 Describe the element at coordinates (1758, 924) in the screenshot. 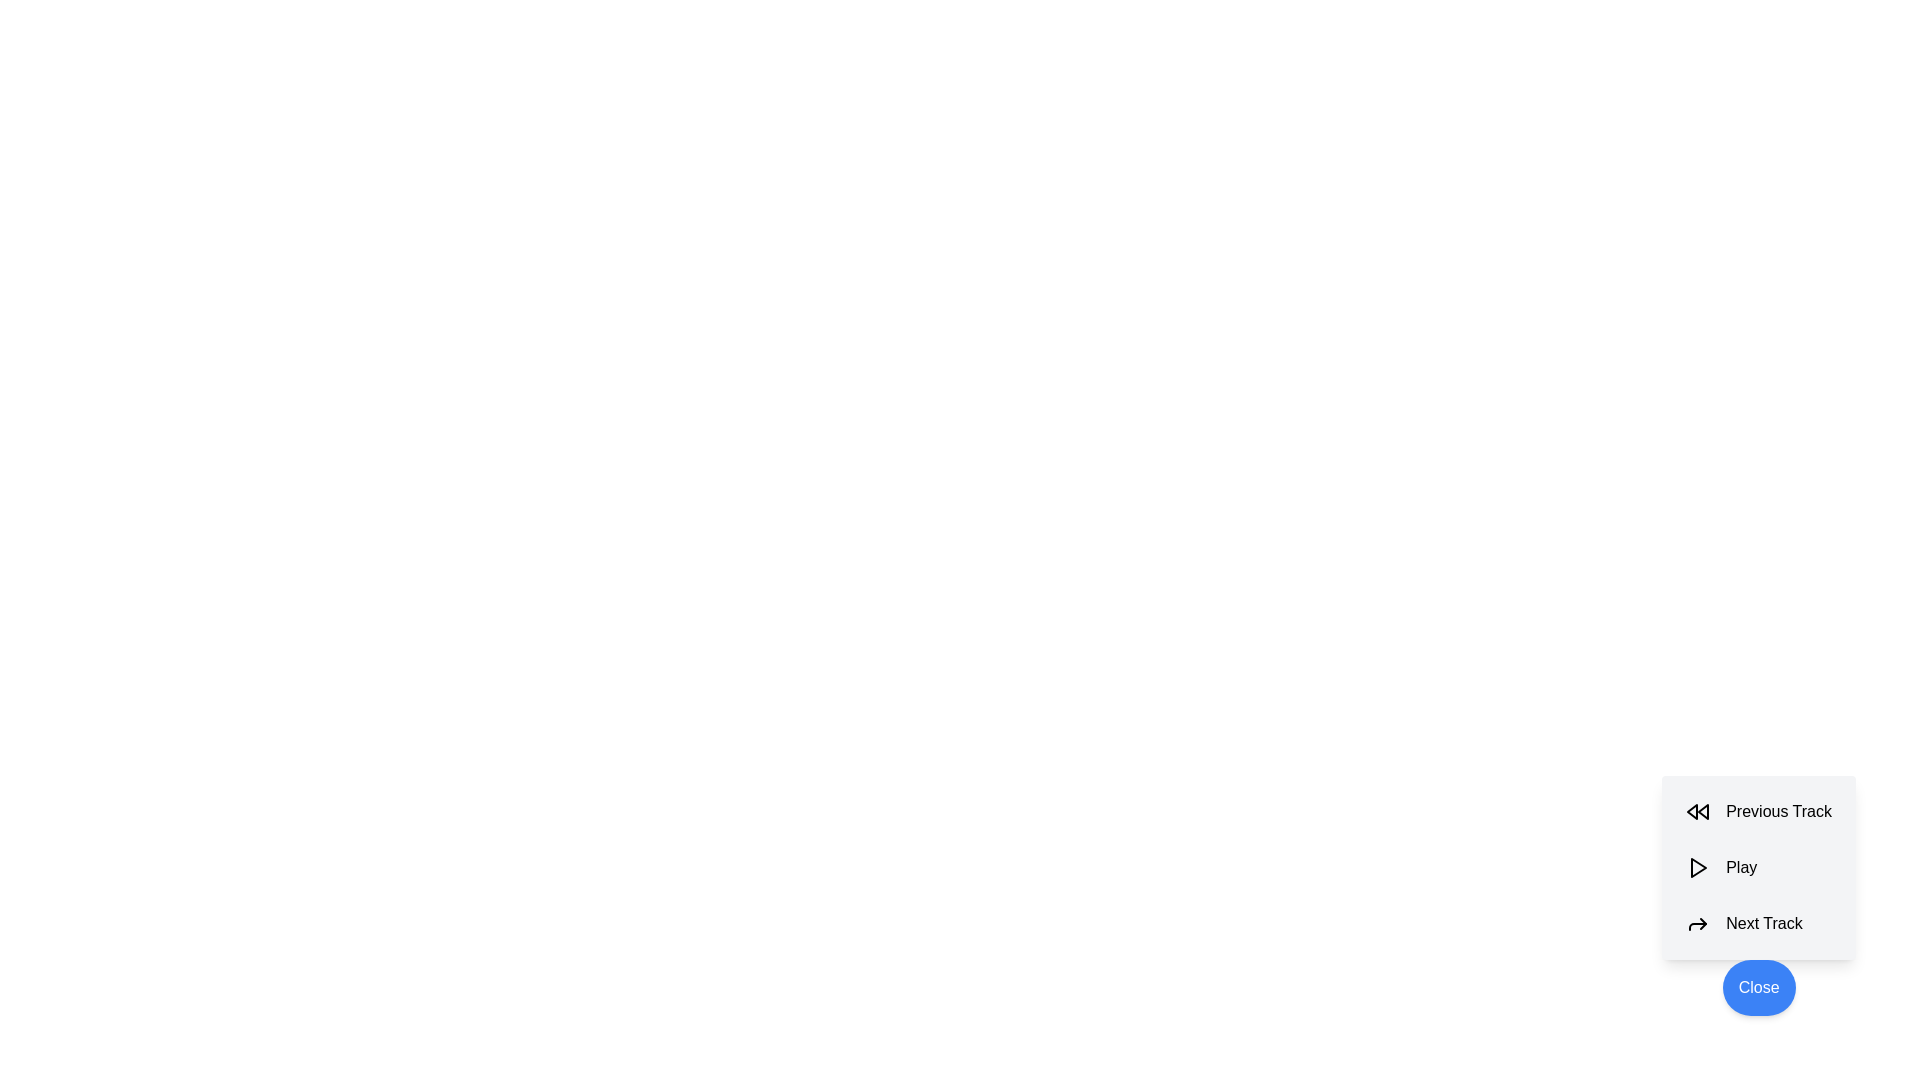

I see `the 'Next Track' button, which is the third button in a vertical list of playback options, to skip to the next track` at that location.